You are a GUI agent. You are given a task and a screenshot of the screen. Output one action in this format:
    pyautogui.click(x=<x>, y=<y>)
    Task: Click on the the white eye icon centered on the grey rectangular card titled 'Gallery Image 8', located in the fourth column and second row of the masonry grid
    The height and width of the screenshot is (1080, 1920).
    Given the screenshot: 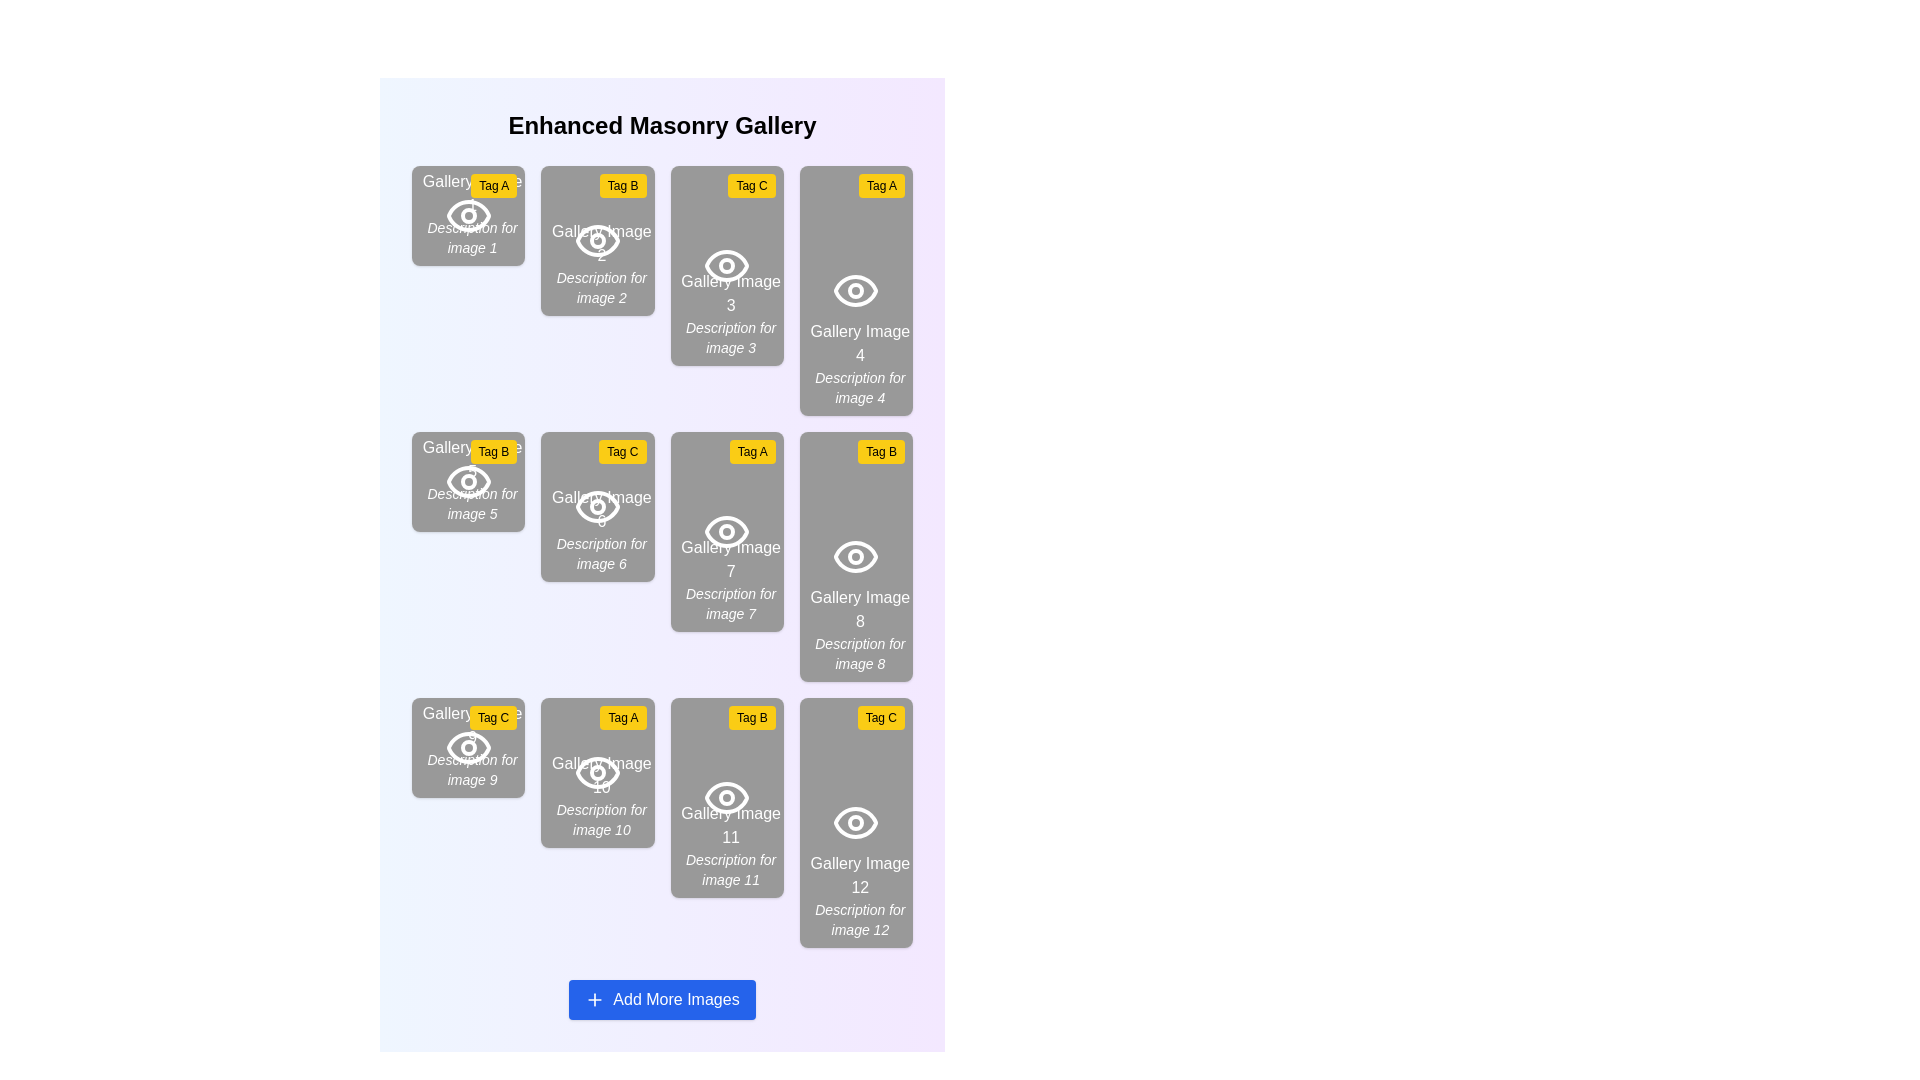 What is the action you would take?
    pyautogui.click(x=856, y=556)
    